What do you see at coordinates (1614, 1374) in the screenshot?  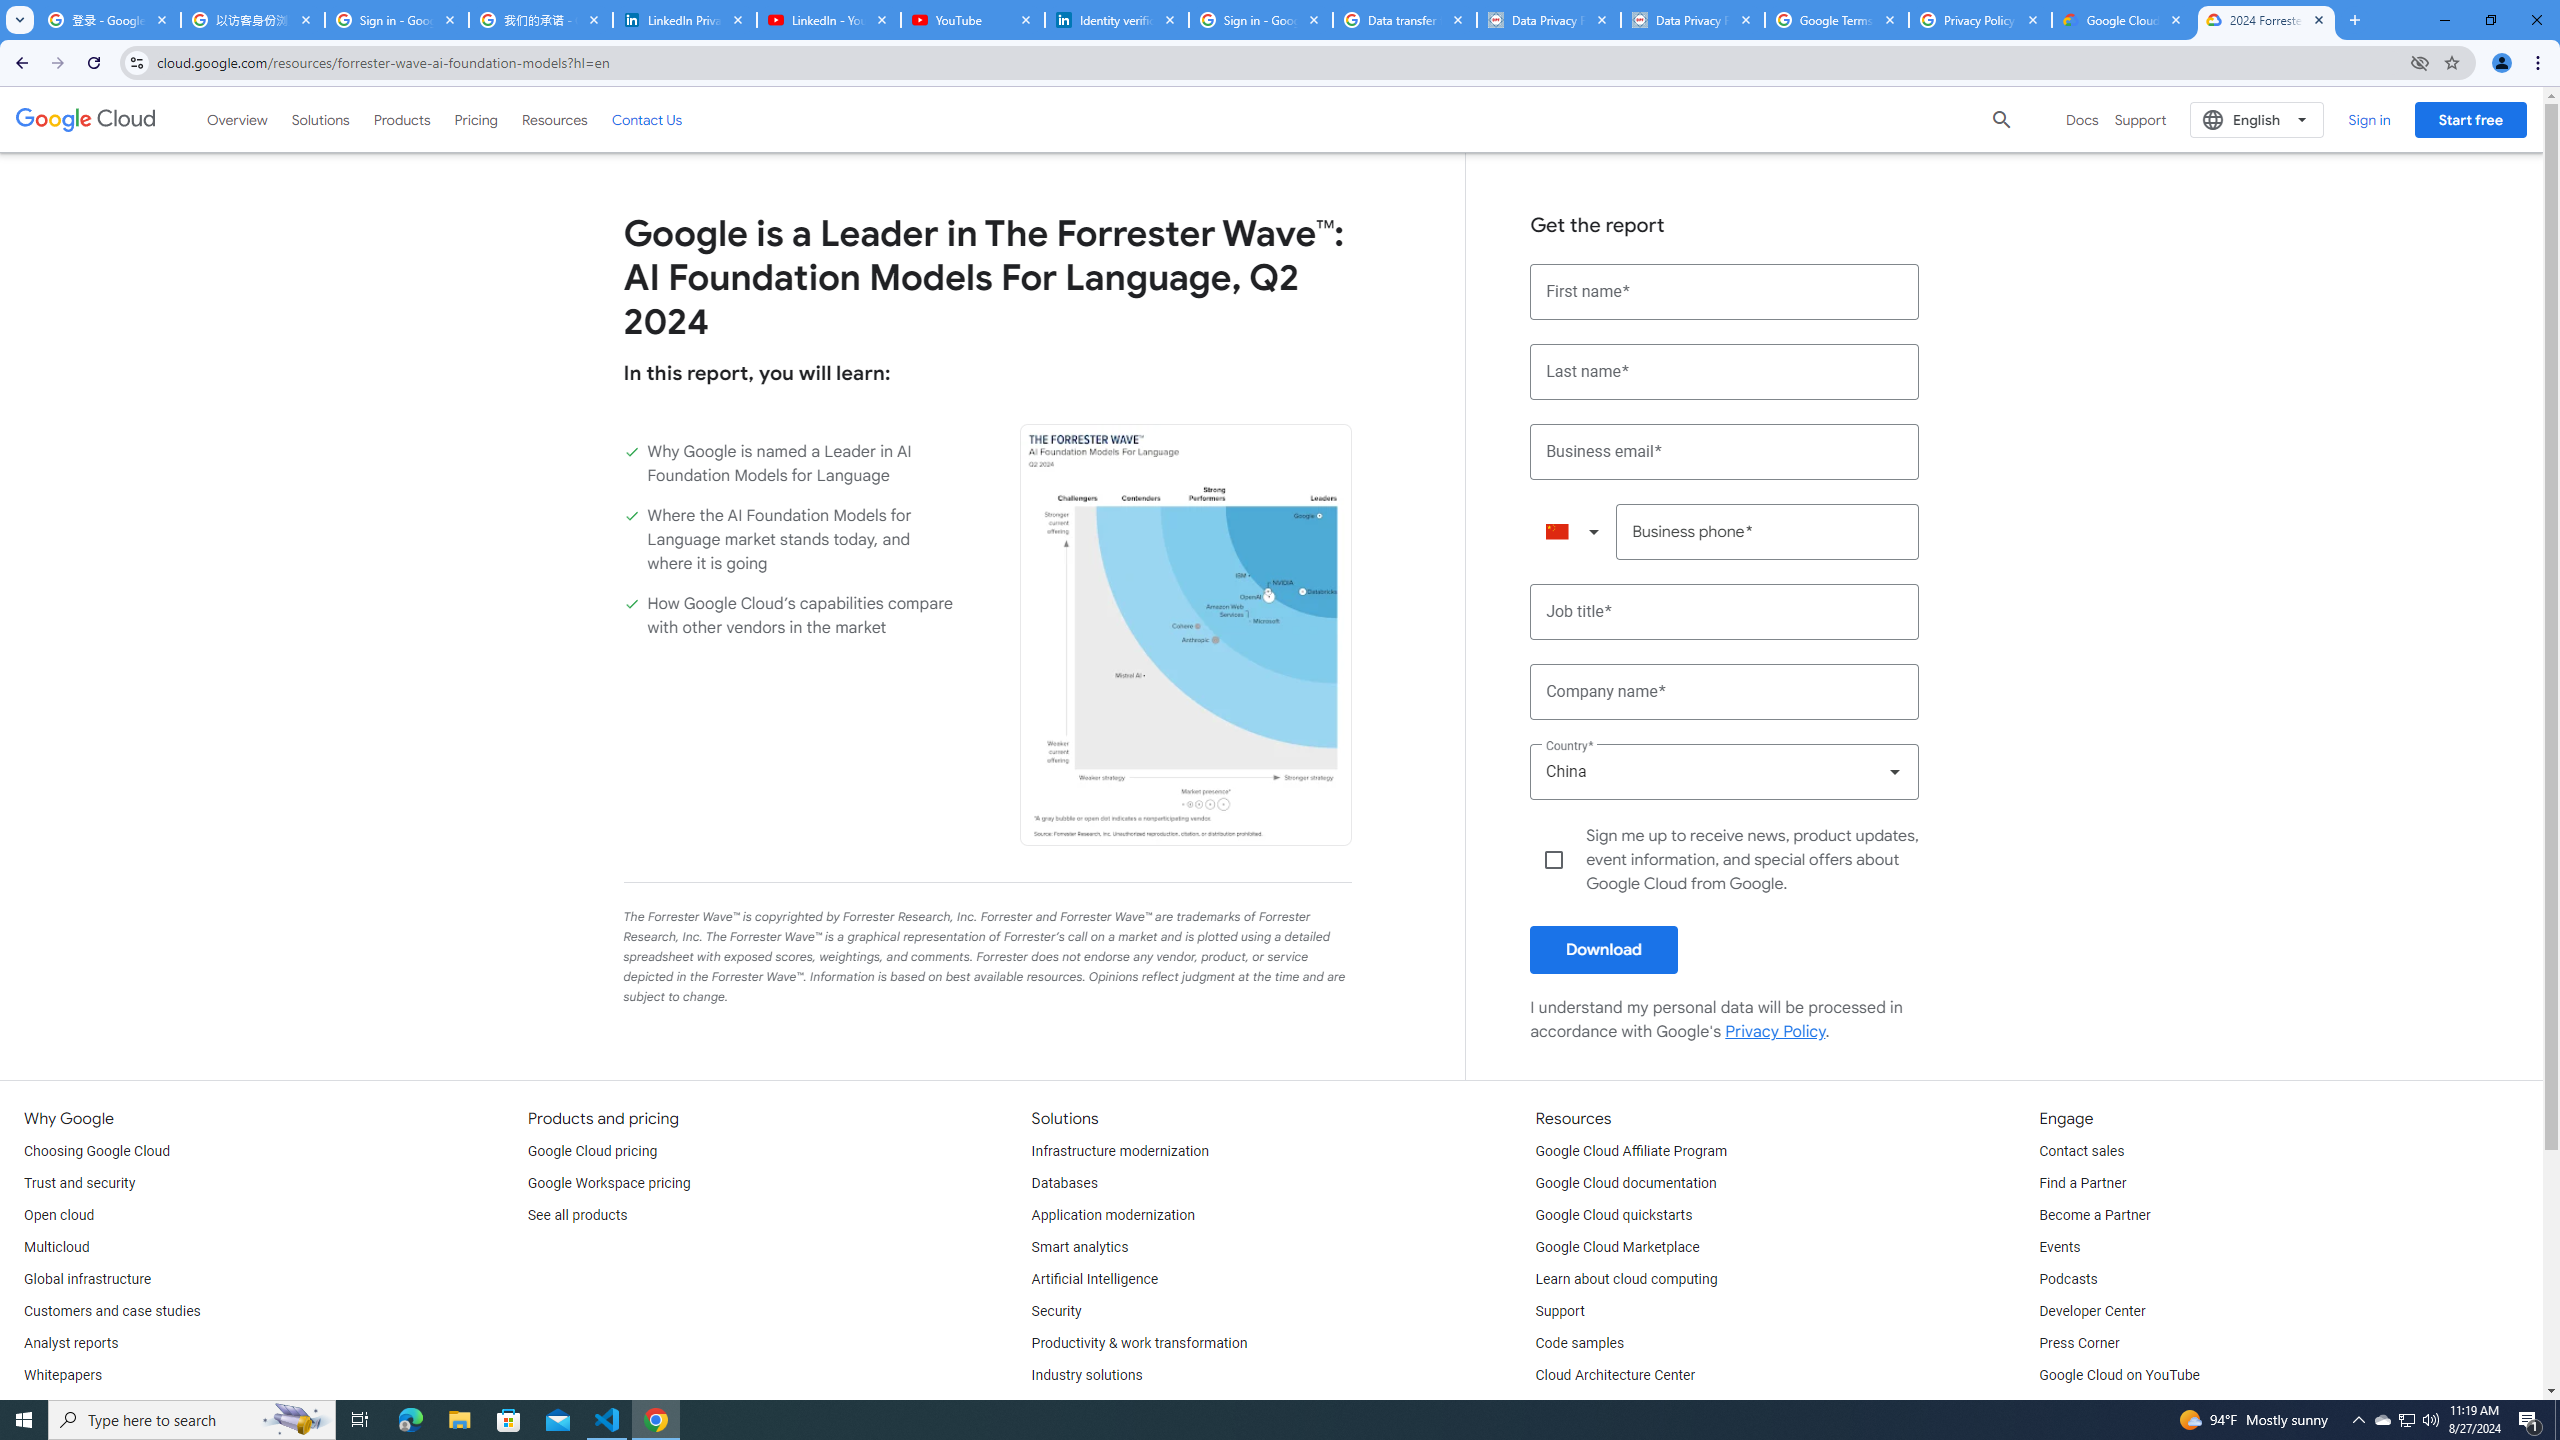 I see `'Cloud Architecture Center'` at bounding box center [1614, 1374].